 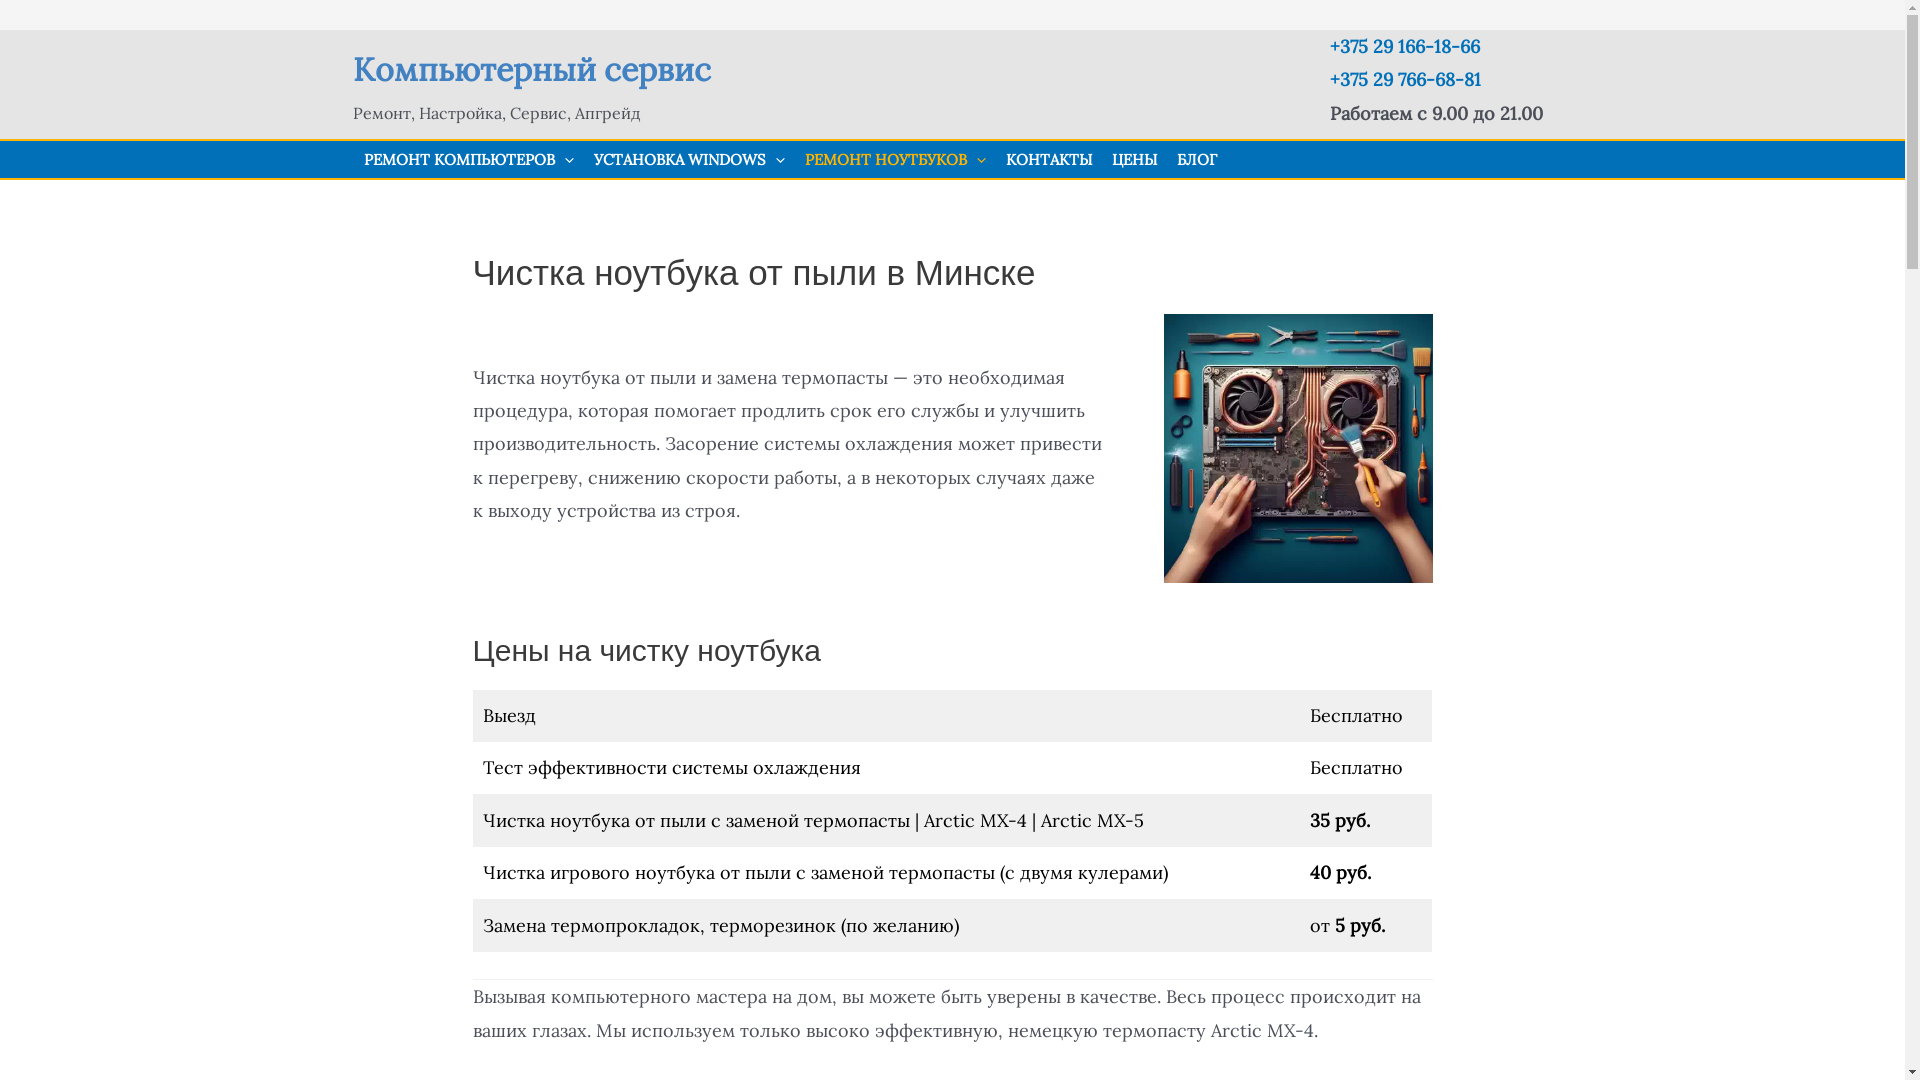 I want to click on '+375 29 766-68-81', so click(x=1329, y=78).